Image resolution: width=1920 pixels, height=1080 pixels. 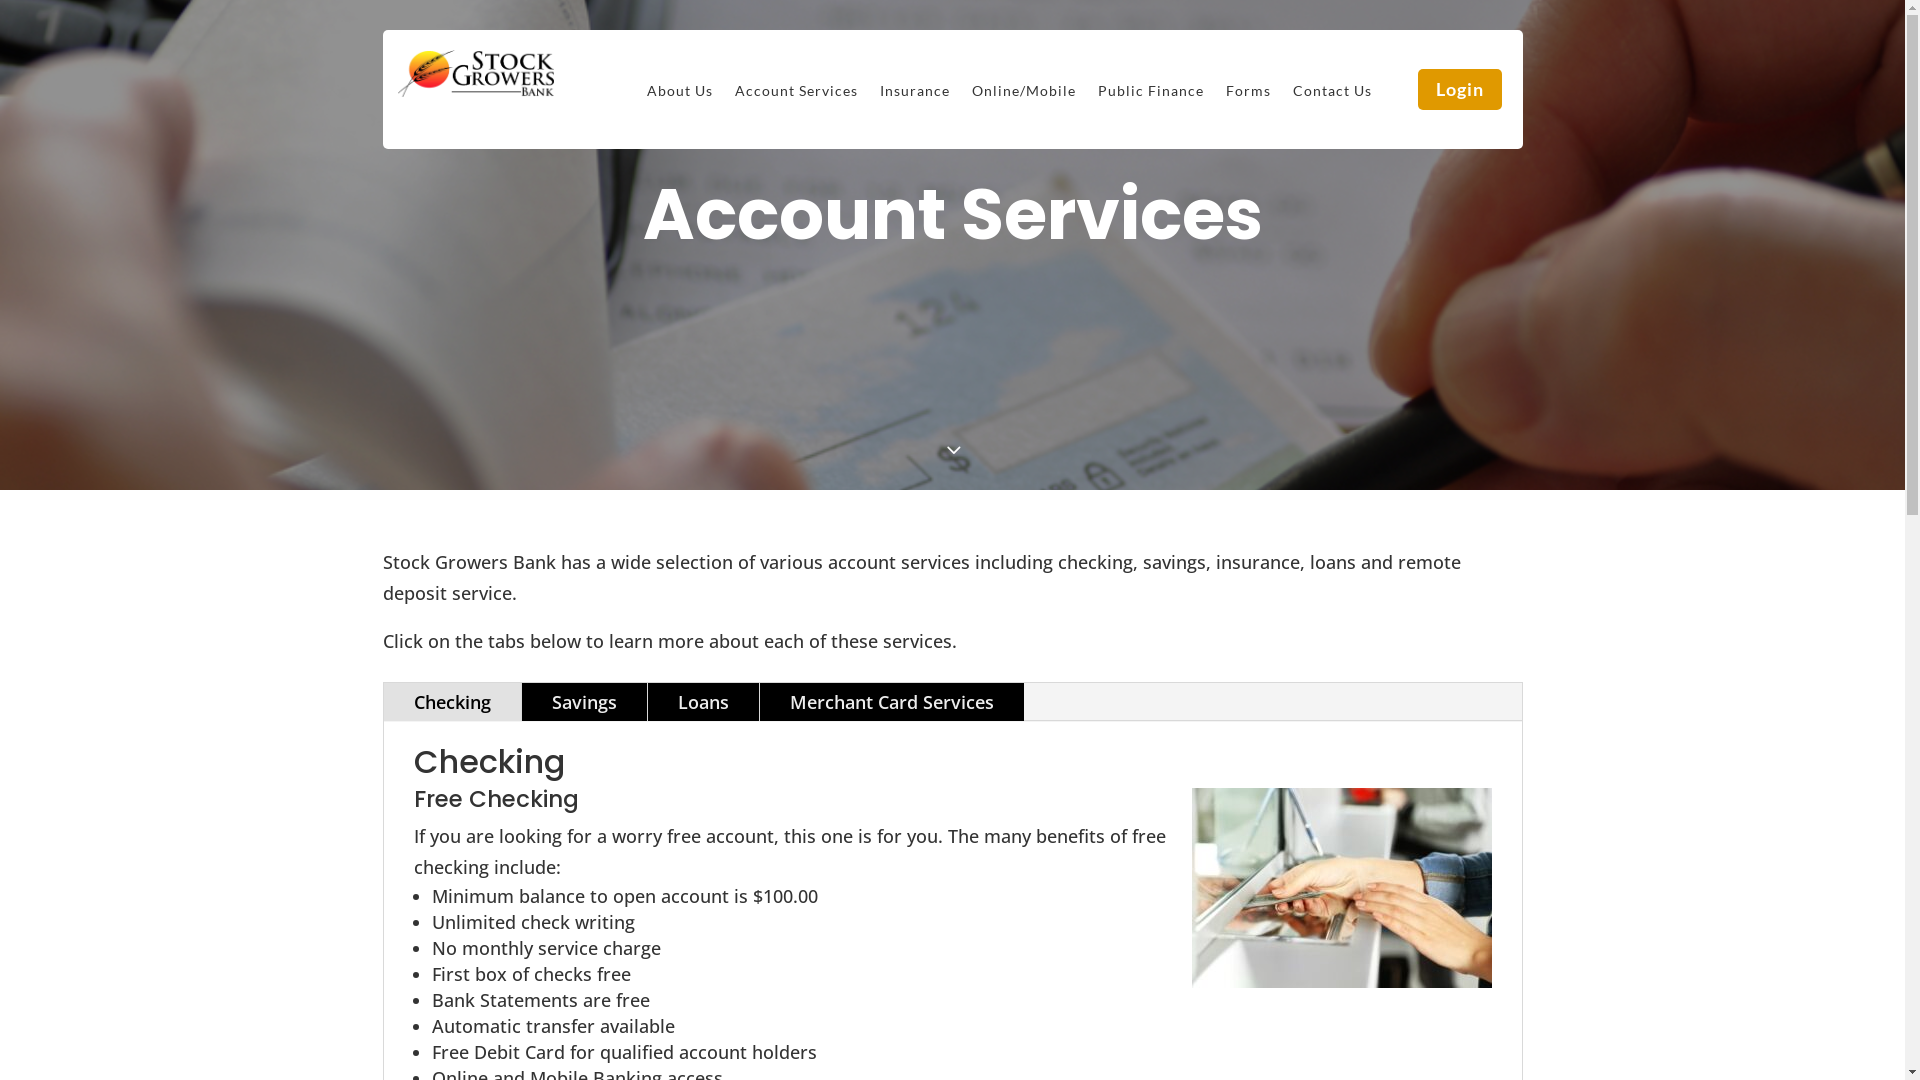 I want to click on 'Online/Mobile', so click(x=1023, y=95).